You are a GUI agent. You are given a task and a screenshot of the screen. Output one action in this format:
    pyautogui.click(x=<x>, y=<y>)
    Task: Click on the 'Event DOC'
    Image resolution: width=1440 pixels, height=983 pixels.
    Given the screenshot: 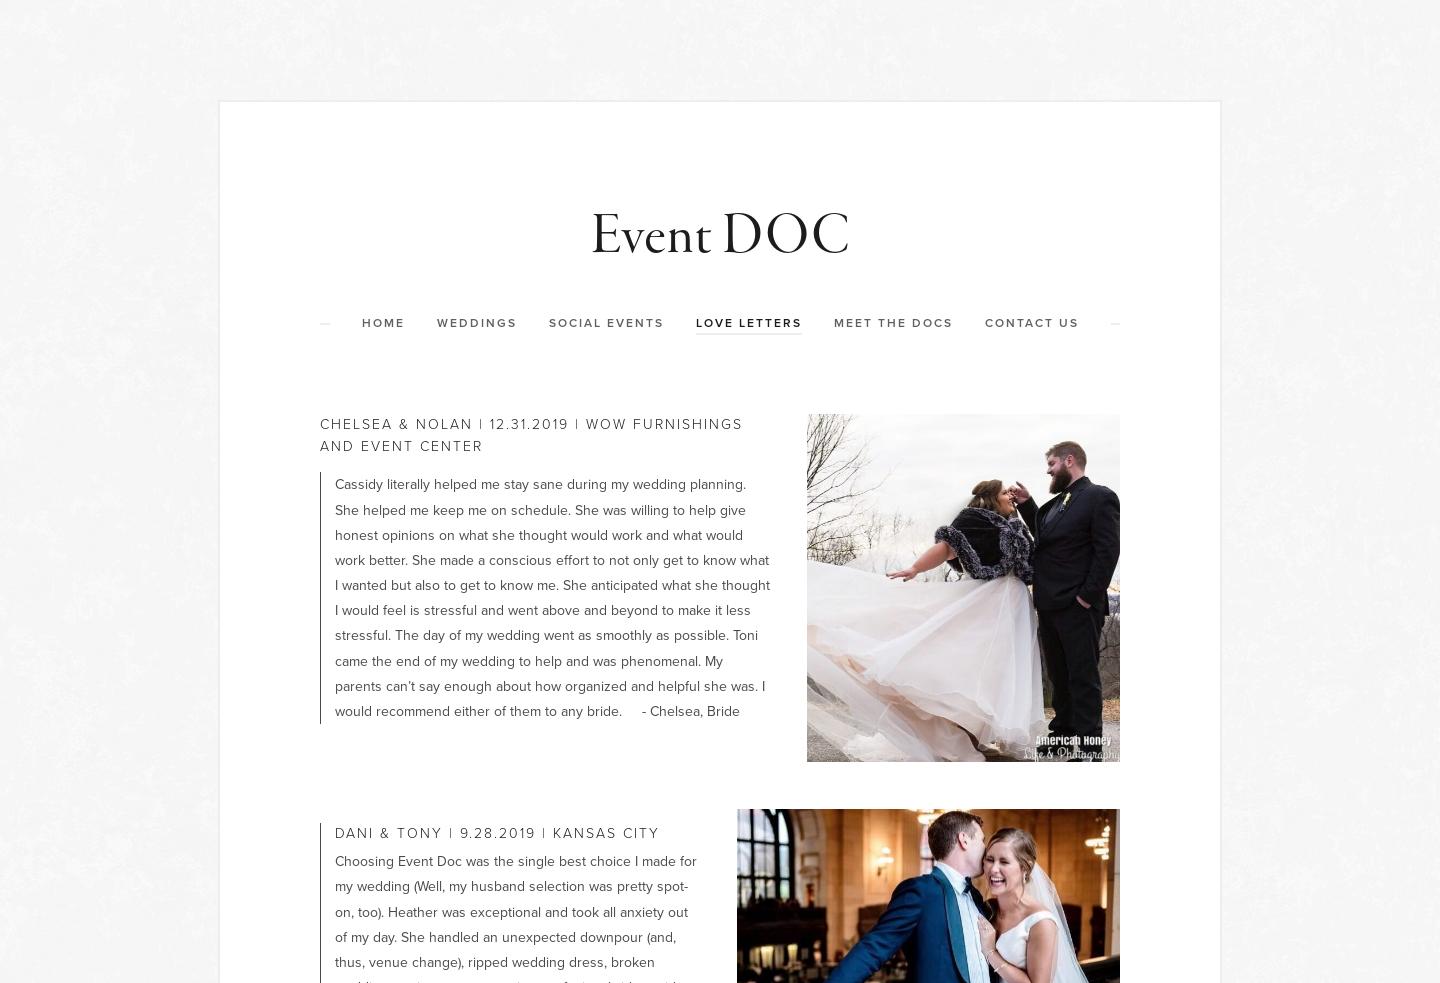 What is the action you would take?
    pyautogui.click(x=589, y=237)
    